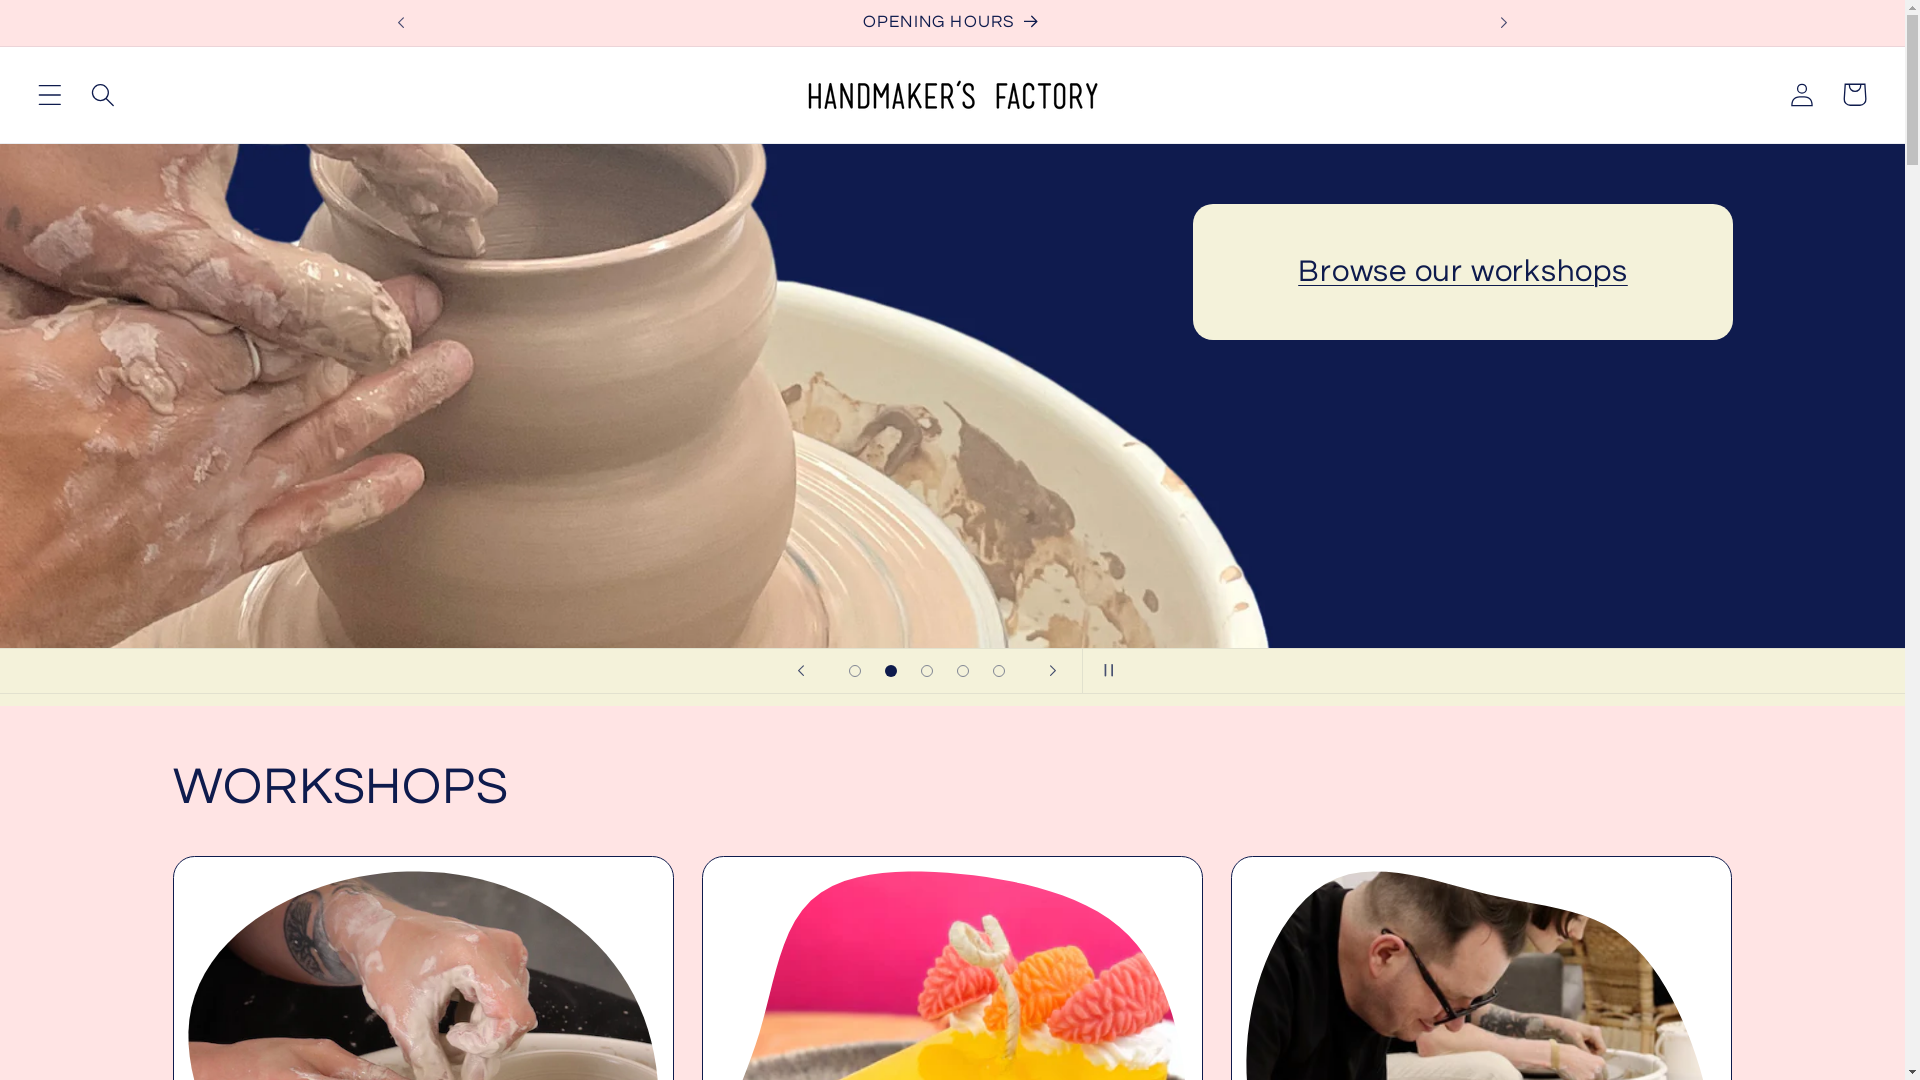 The height and width of the screenshot is (1080, 1920). Describe the element at coordinates (1775, 94) in the screenshot. I see `'Log in'` at that location.